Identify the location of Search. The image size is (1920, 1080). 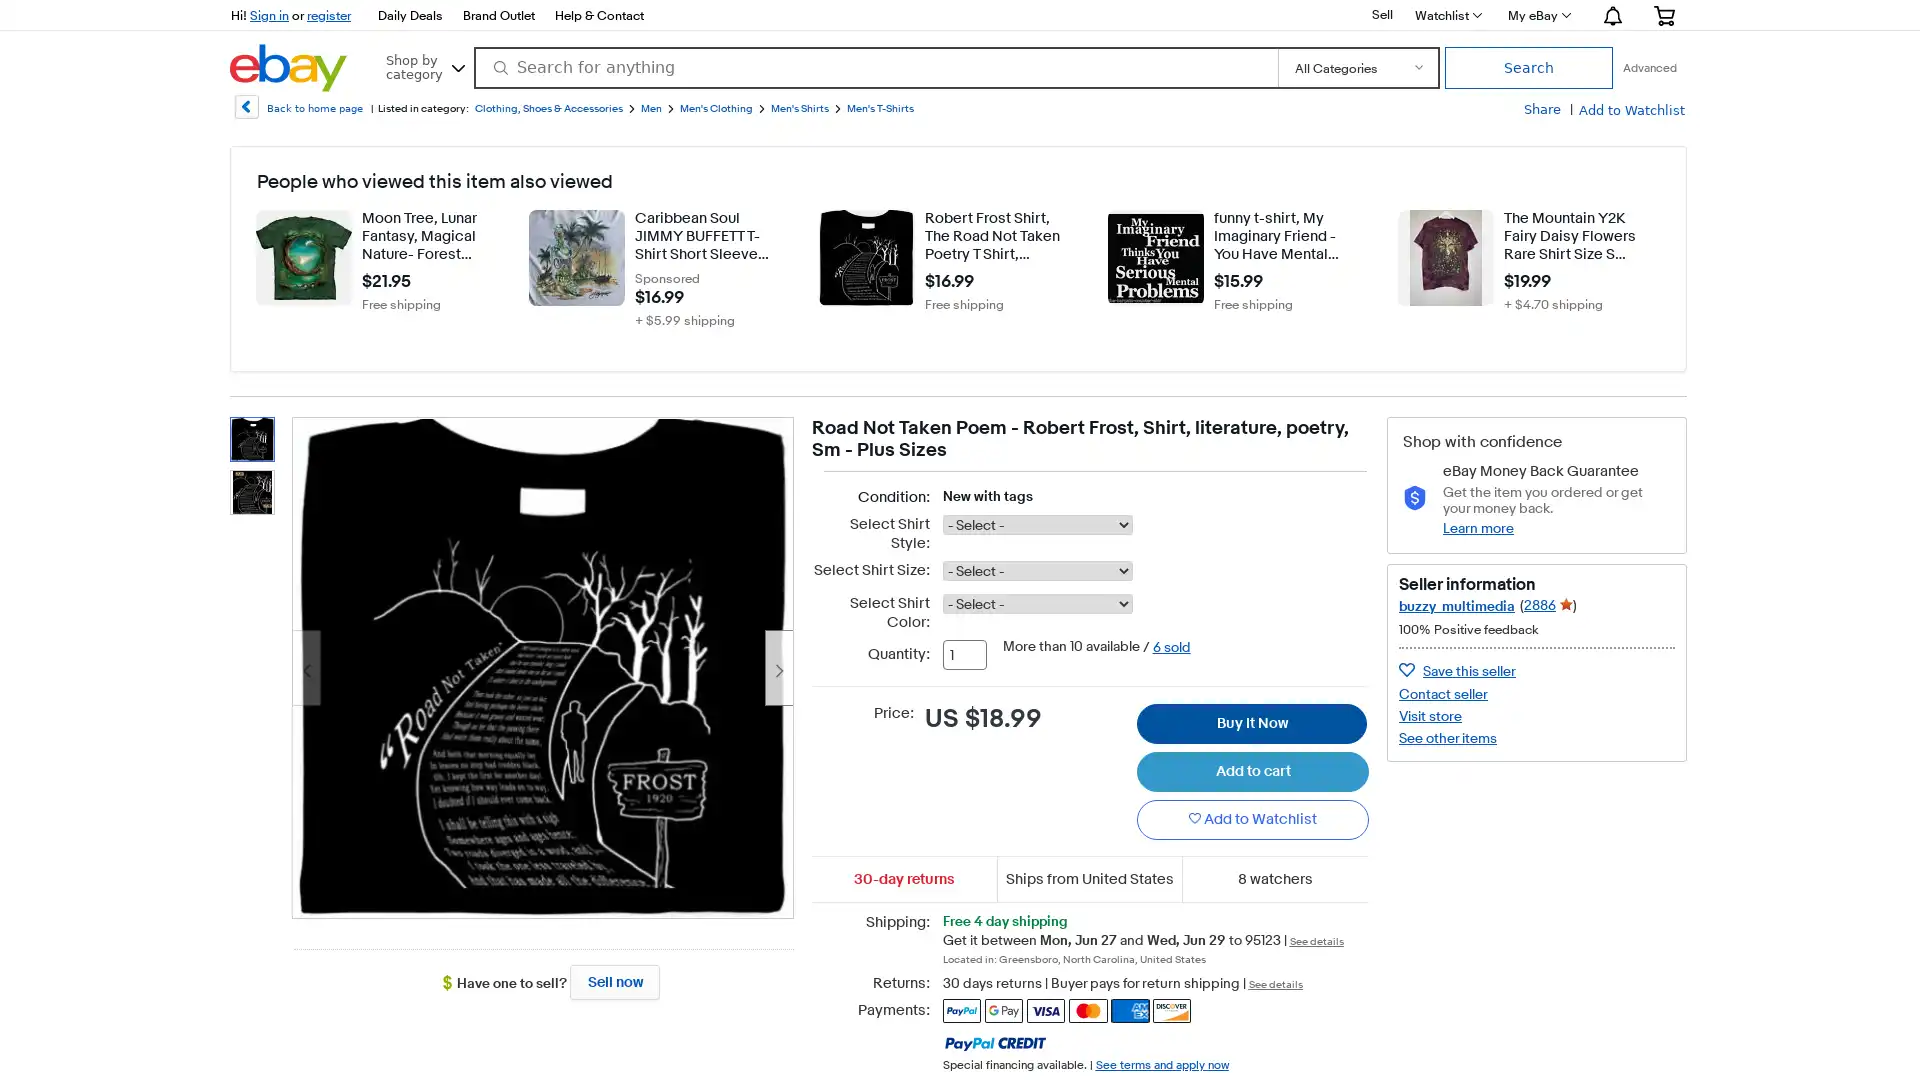
(1526, 67).